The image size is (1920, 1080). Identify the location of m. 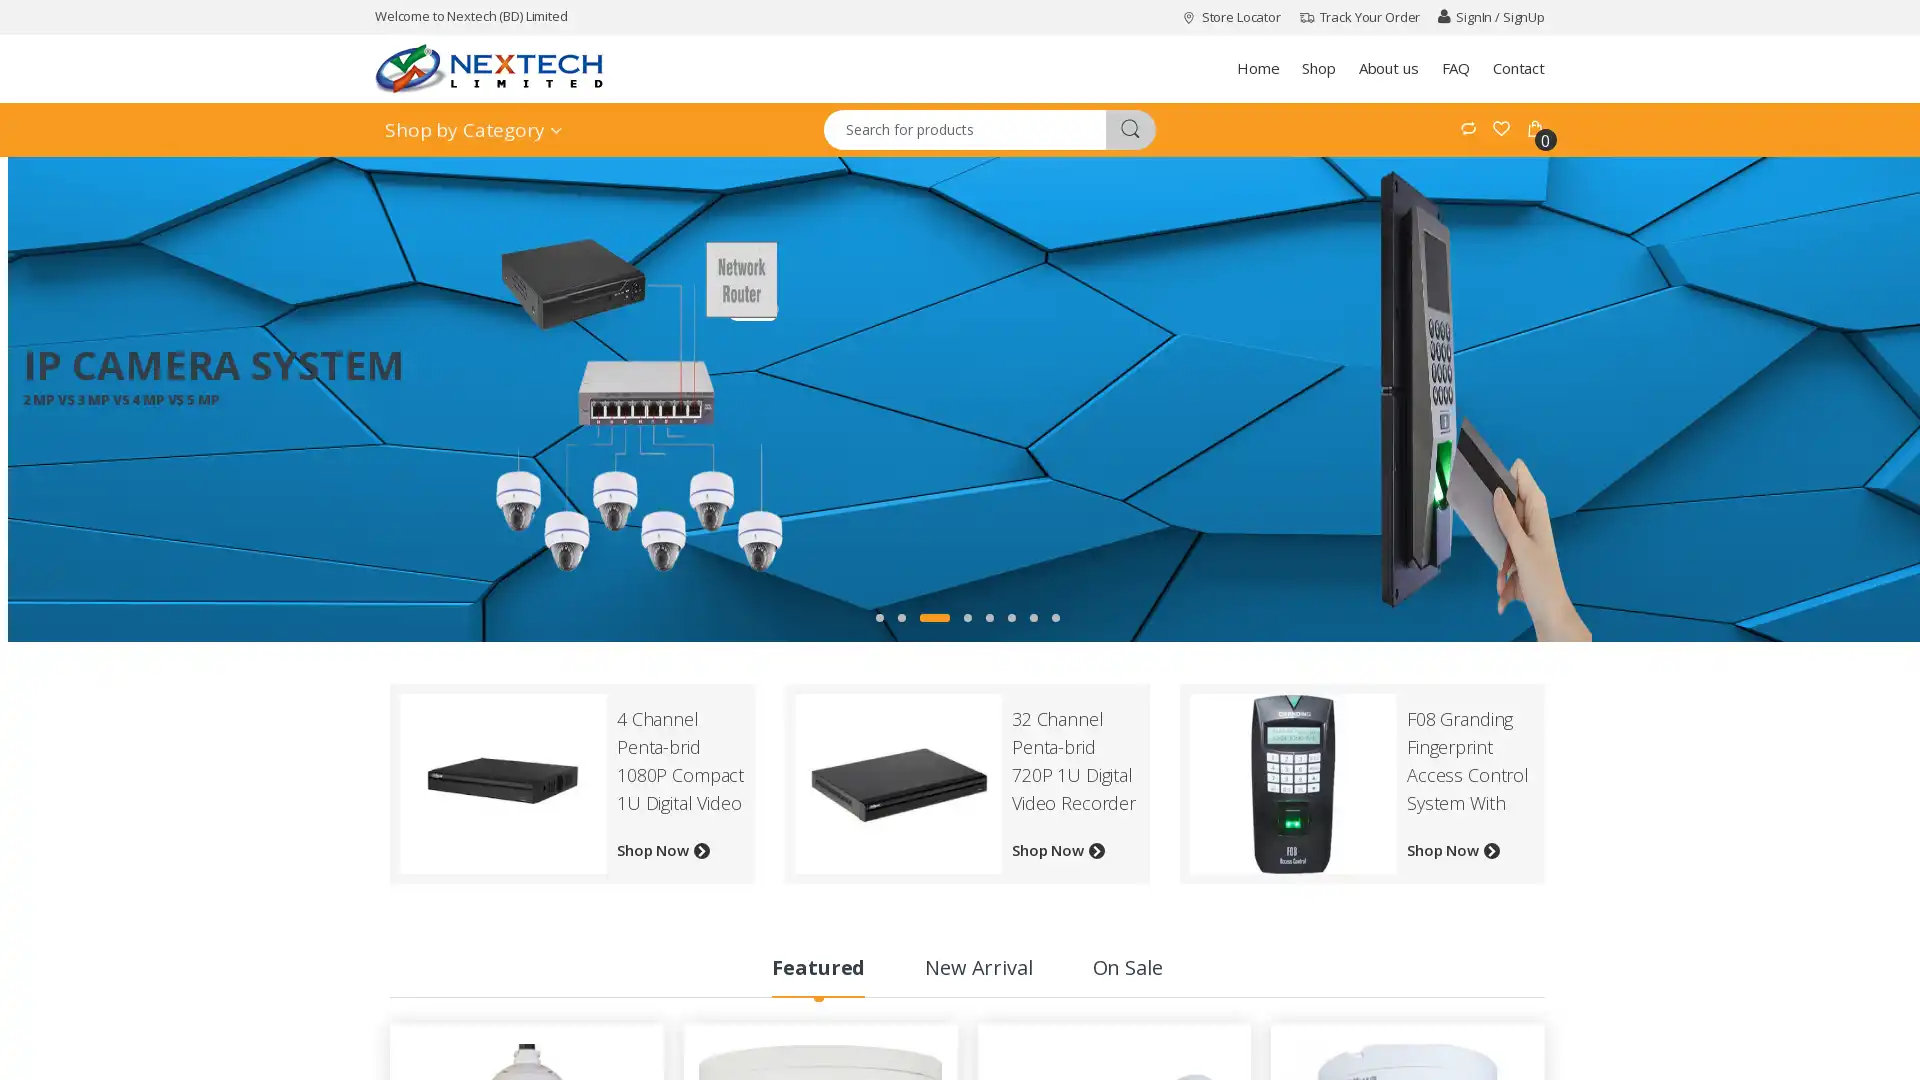
(1129, 128).